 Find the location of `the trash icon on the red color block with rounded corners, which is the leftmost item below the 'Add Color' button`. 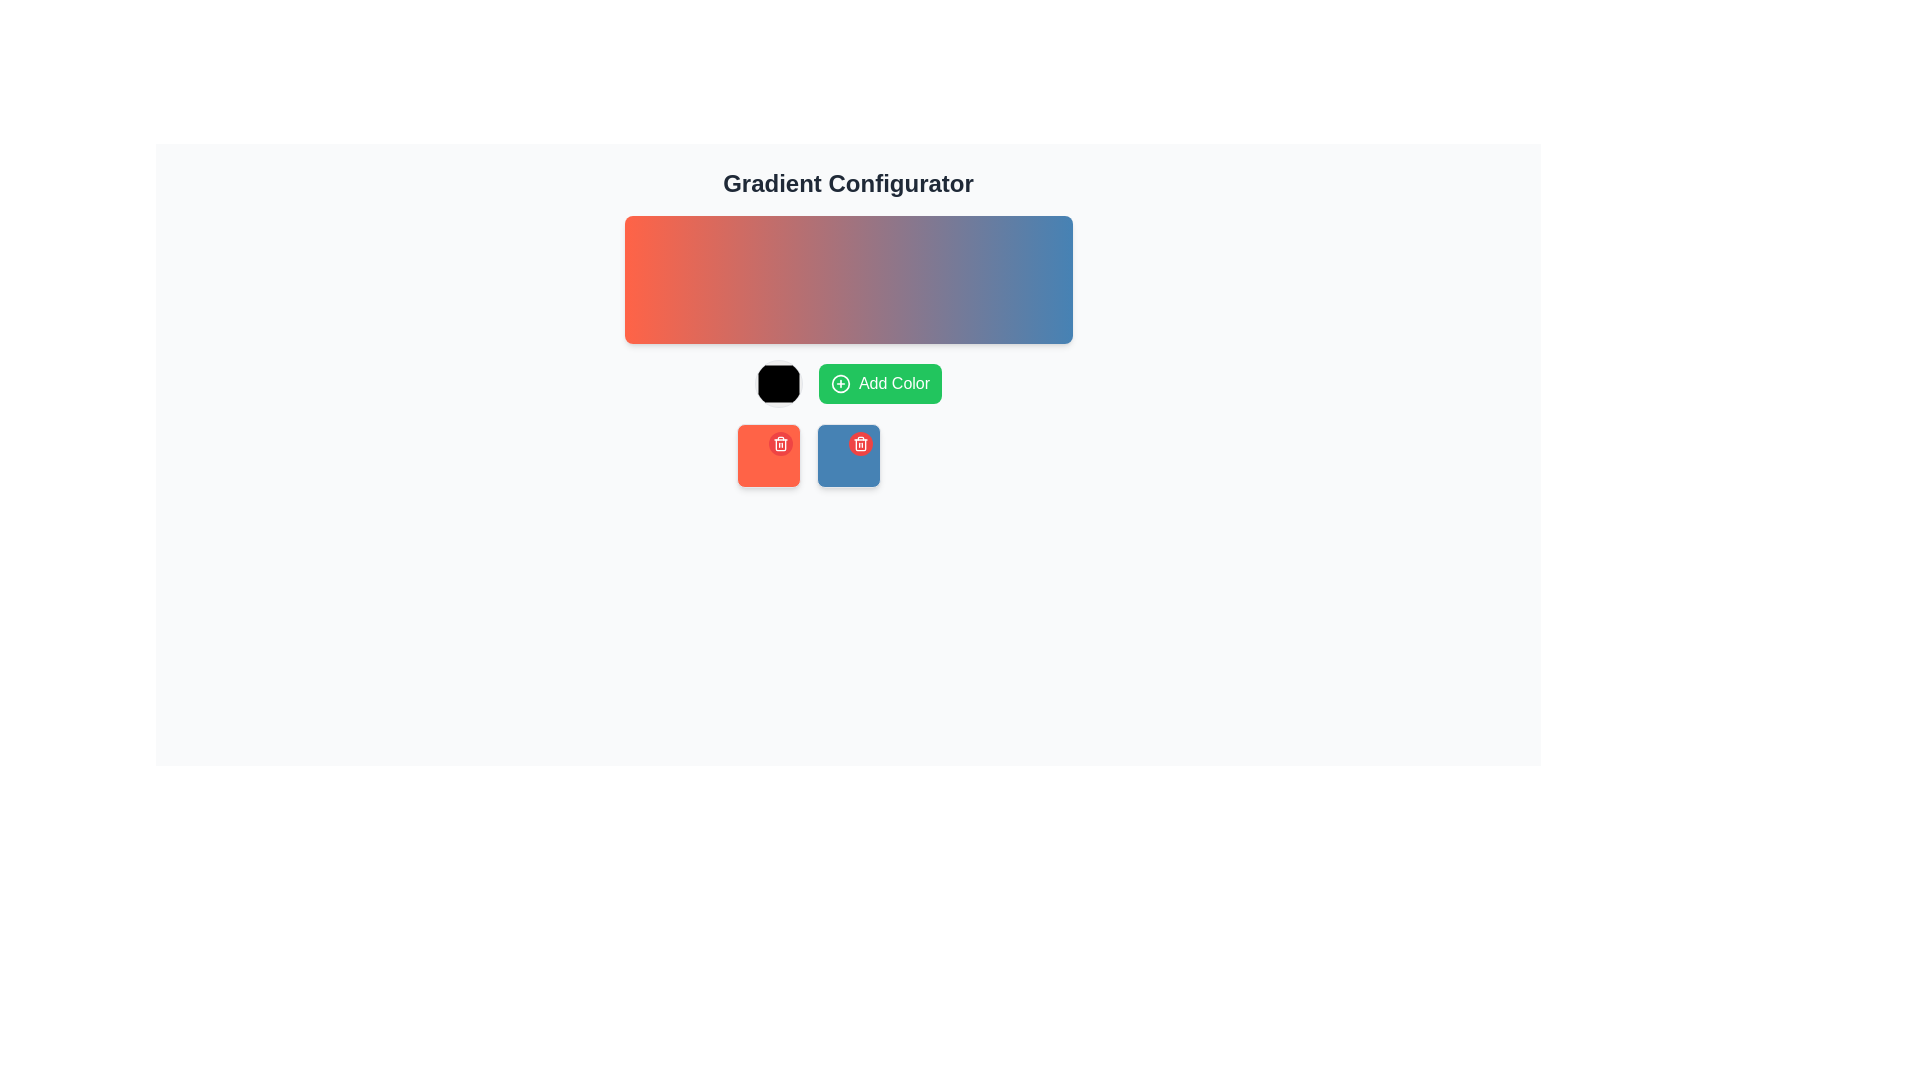

the trash icon on the red color block with rounded corners, which is the leftmost item below the 'Add Color' button is located at coordinates (767, 455).